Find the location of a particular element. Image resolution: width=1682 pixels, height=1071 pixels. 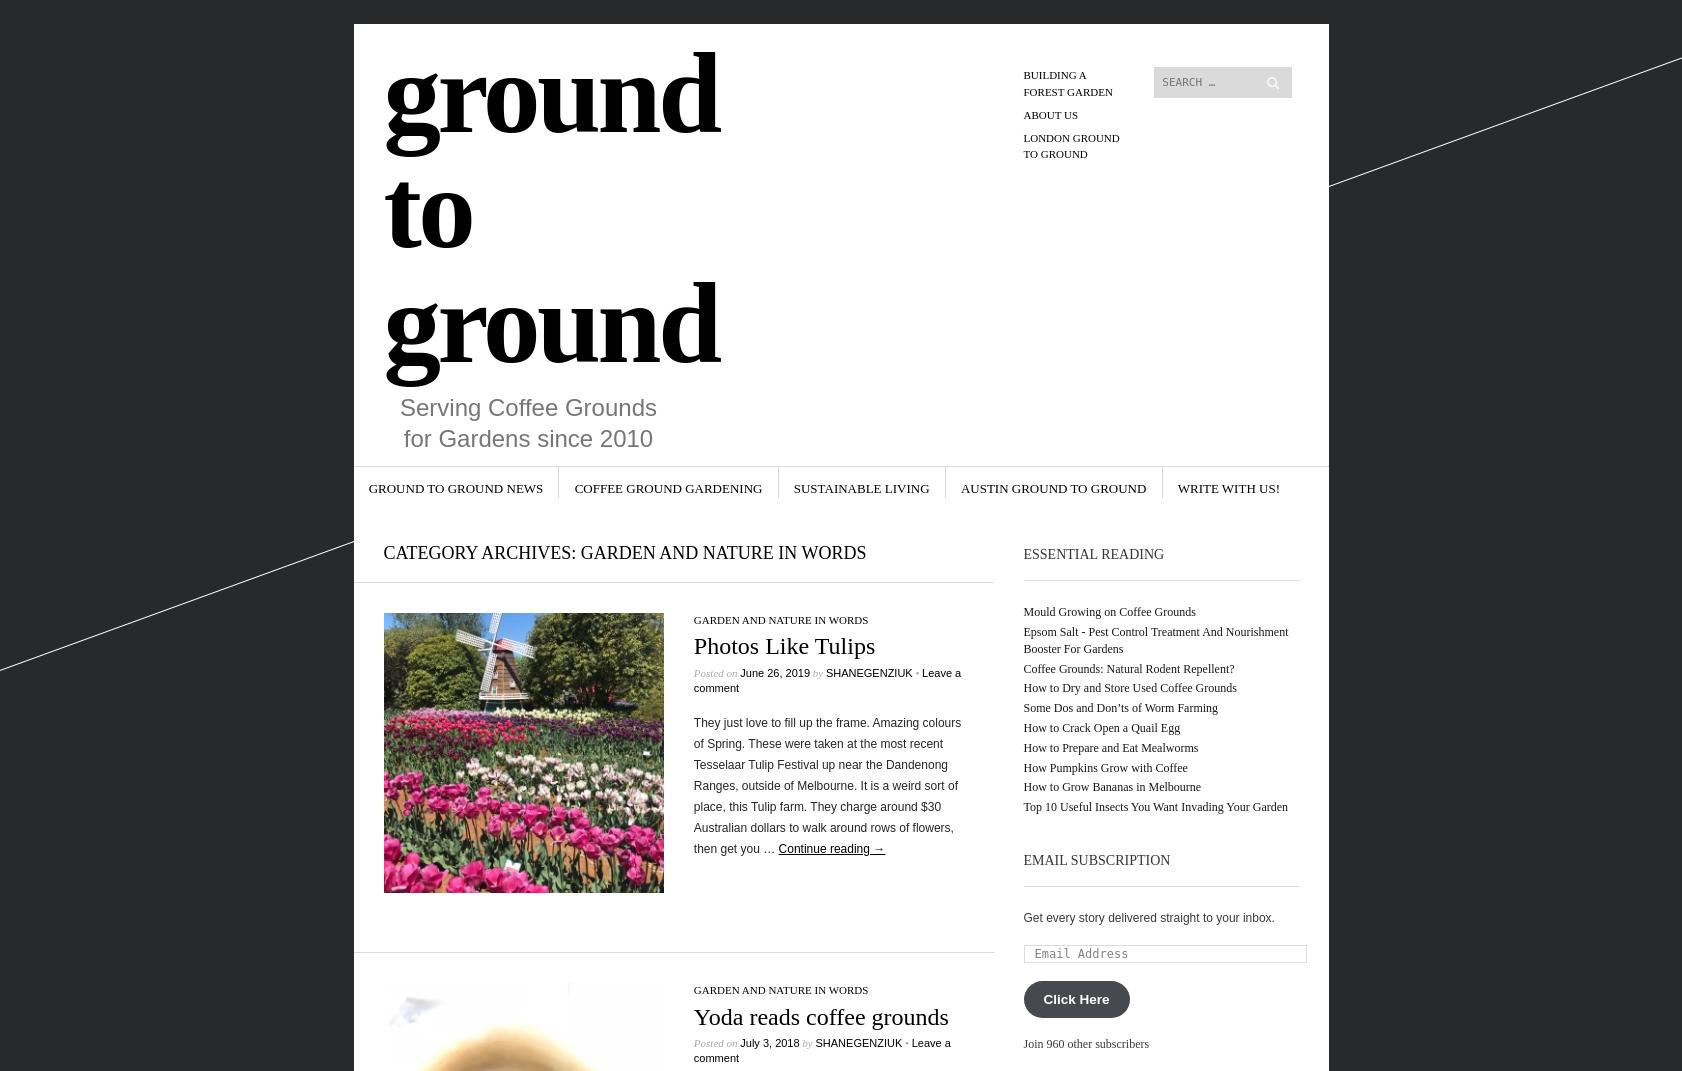

'Some Dos and Don’ts of Worm Farming' is located at coordinates (1119, 708).